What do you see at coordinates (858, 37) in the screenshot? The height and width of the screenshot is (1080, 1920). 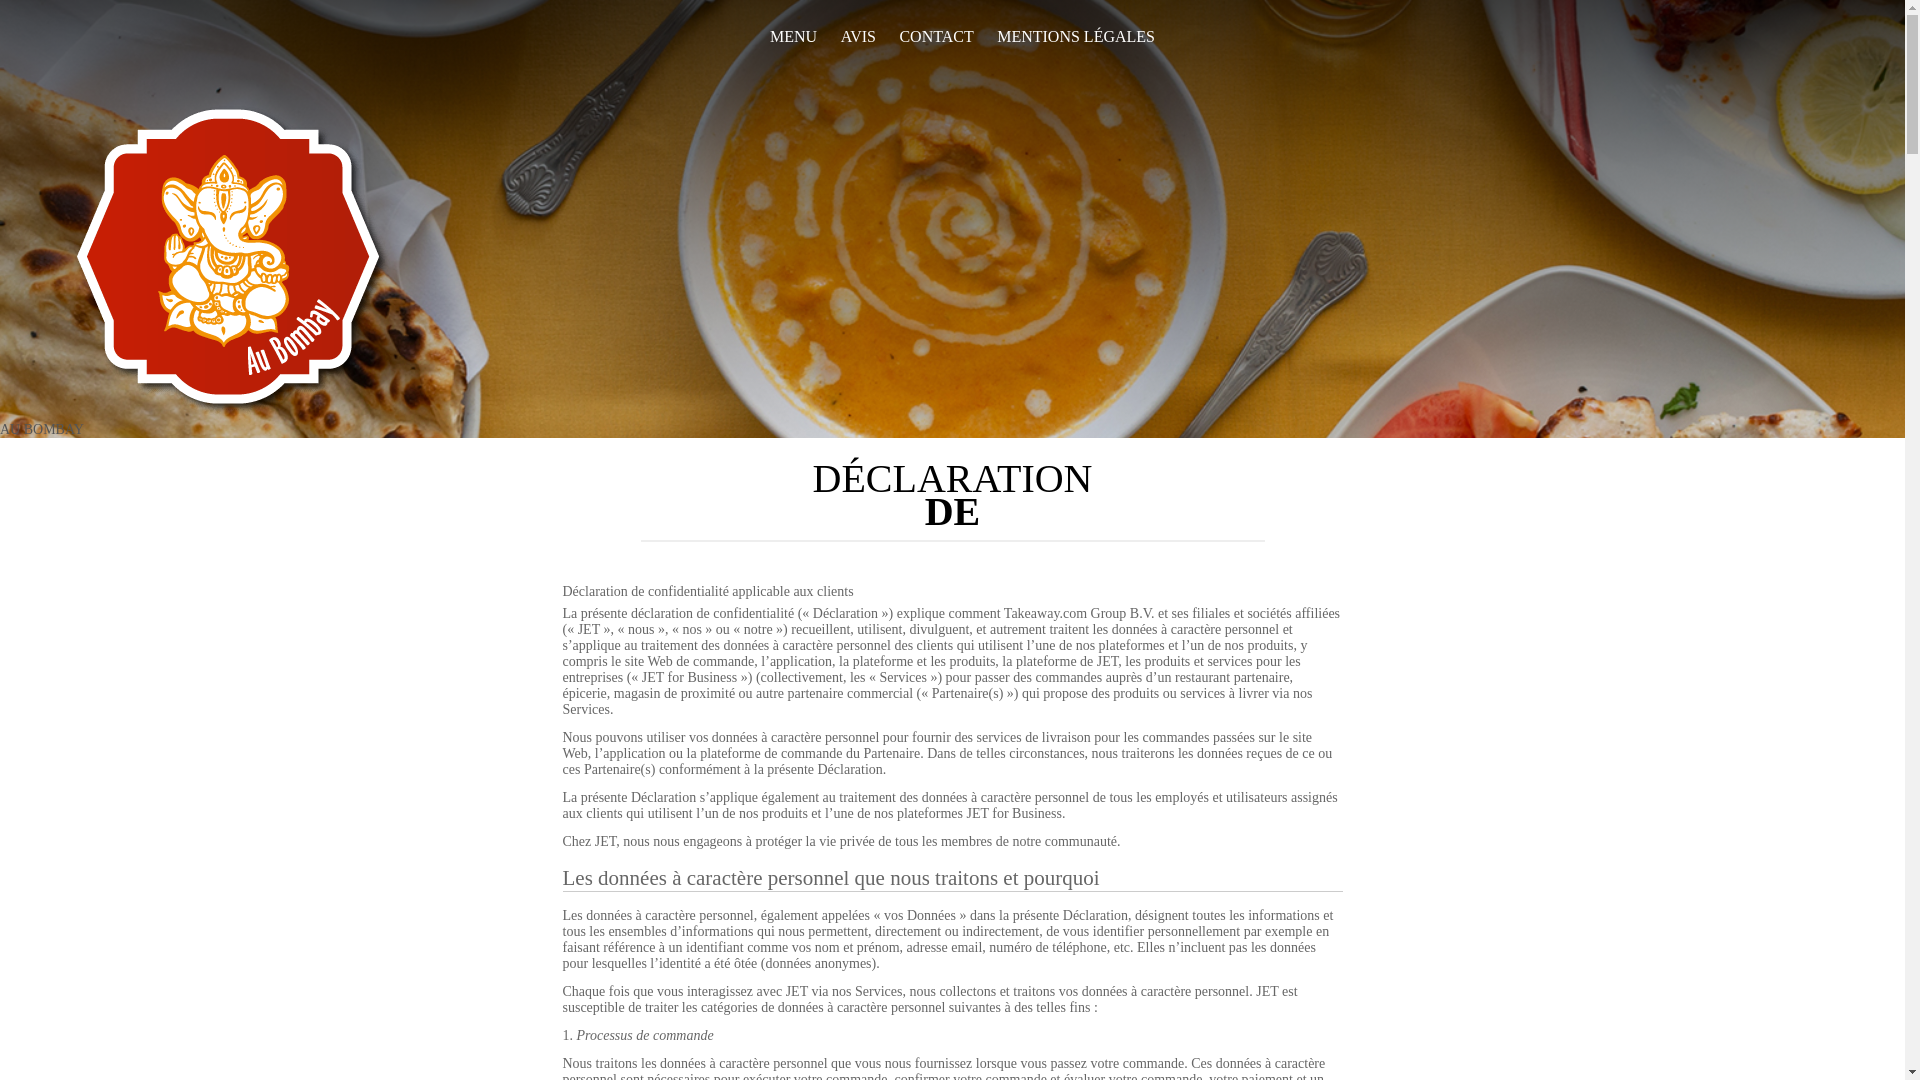 I see `'AVIS'` at bounding box center [858, 37].